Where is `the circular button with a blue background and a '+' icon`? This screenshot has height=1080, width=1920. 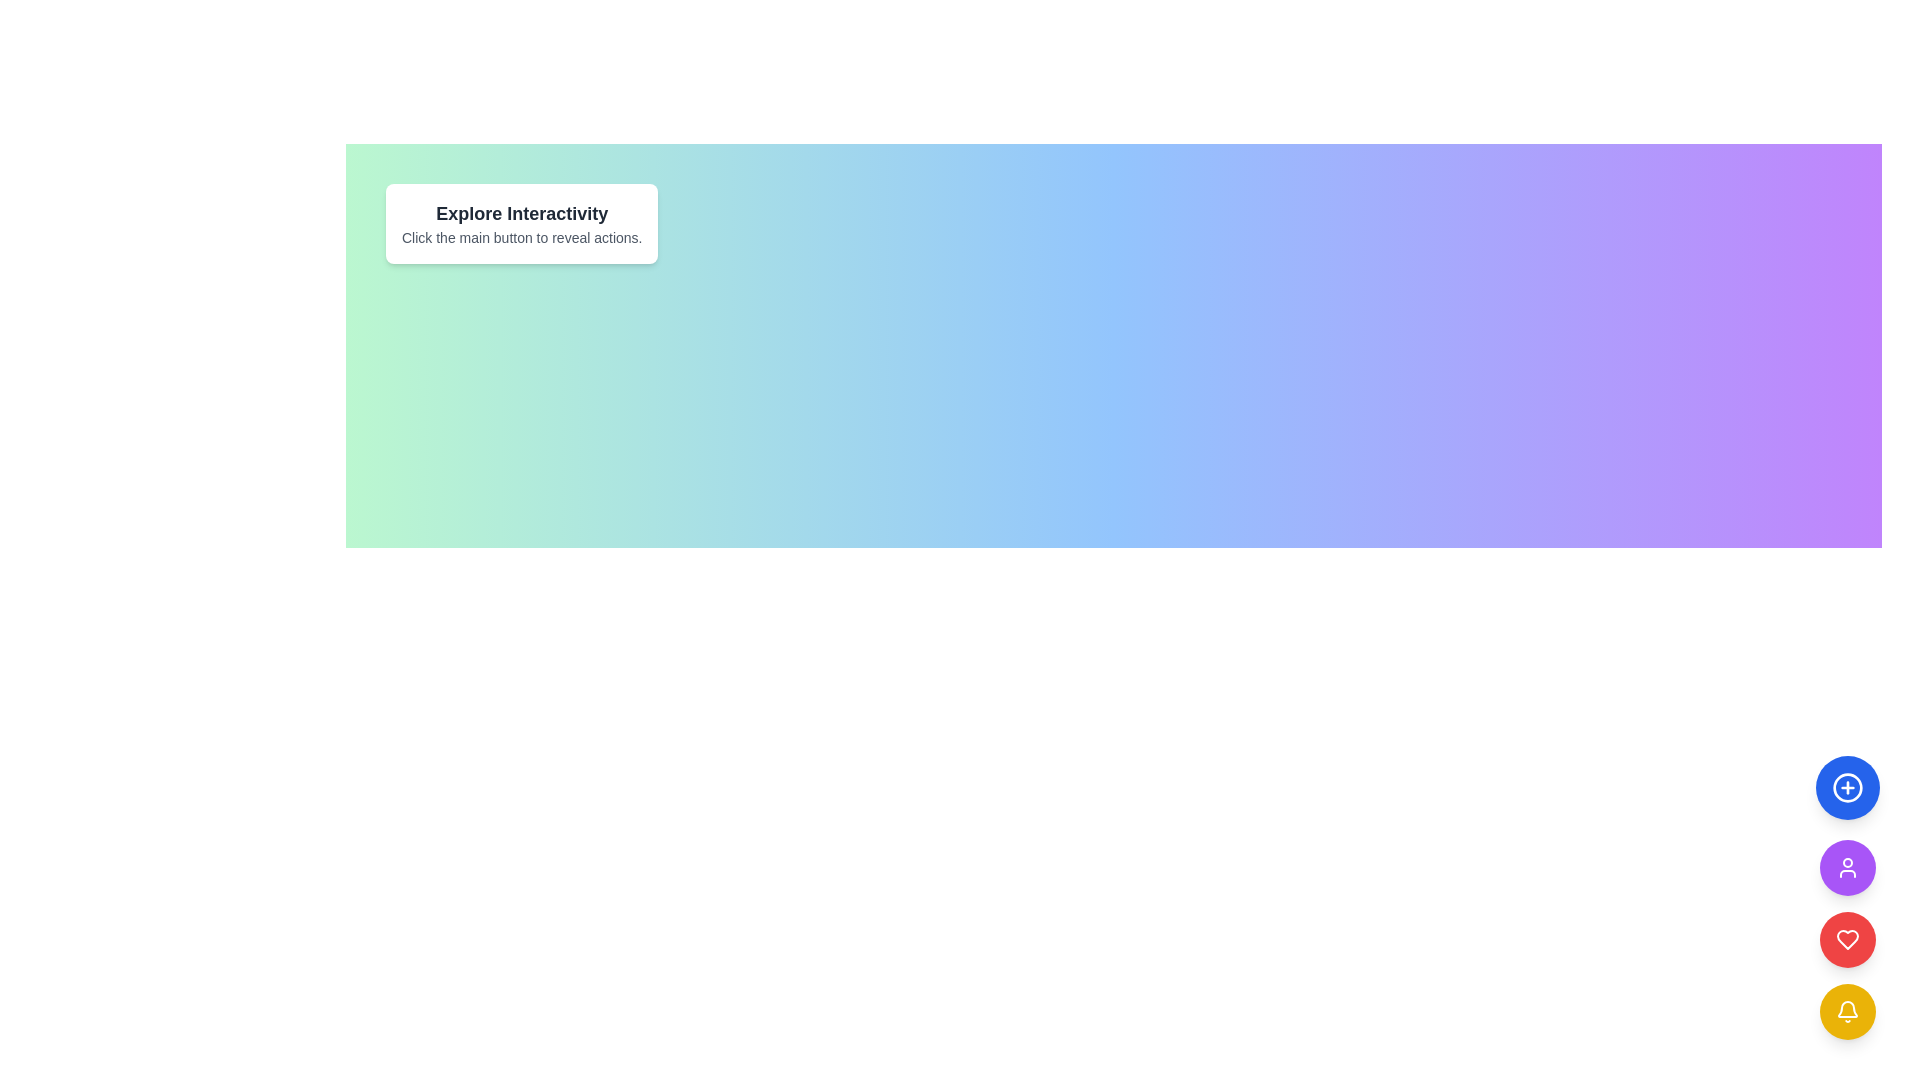 the circular button with a blue background and a '+' icon is located at coordinates (1847, 786).